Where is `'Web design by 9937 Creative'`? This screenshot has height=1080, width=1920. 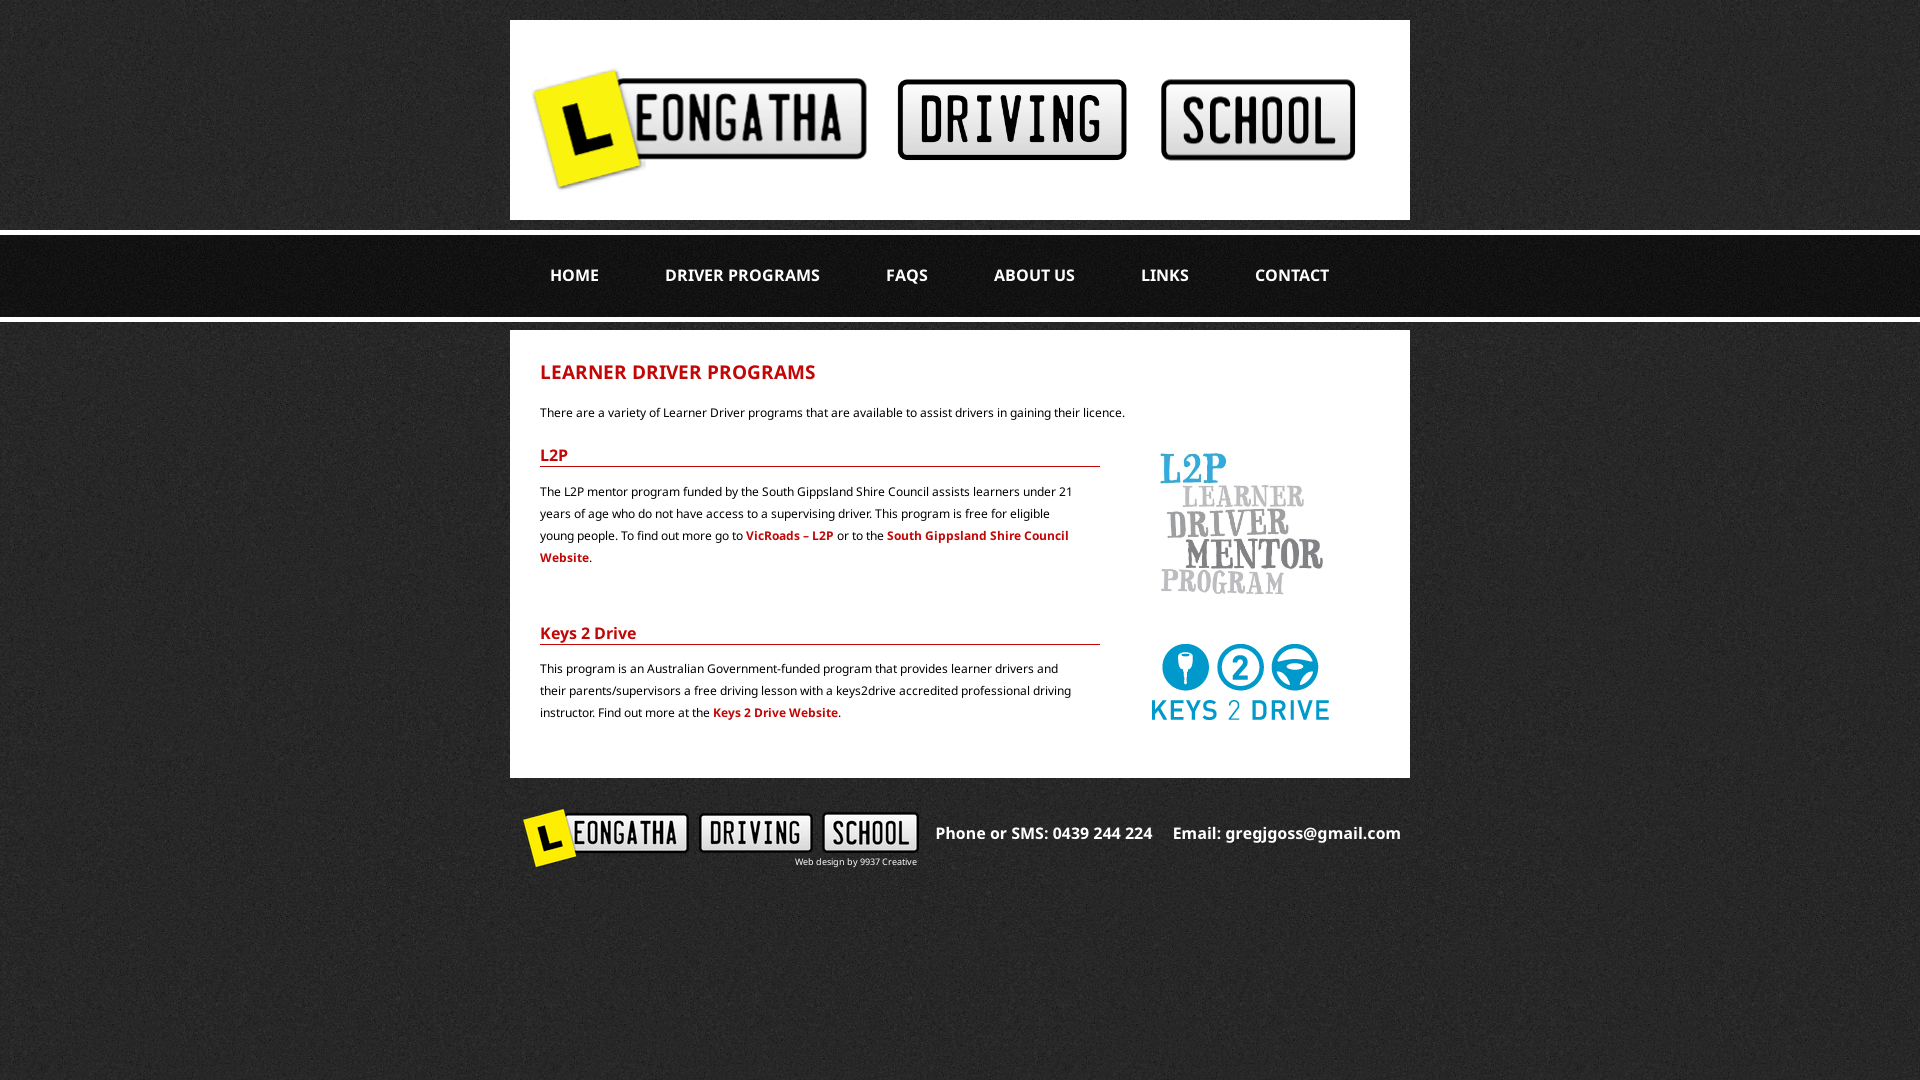
'Web design by 9937 Creative' is located at coordinates (794, 860).